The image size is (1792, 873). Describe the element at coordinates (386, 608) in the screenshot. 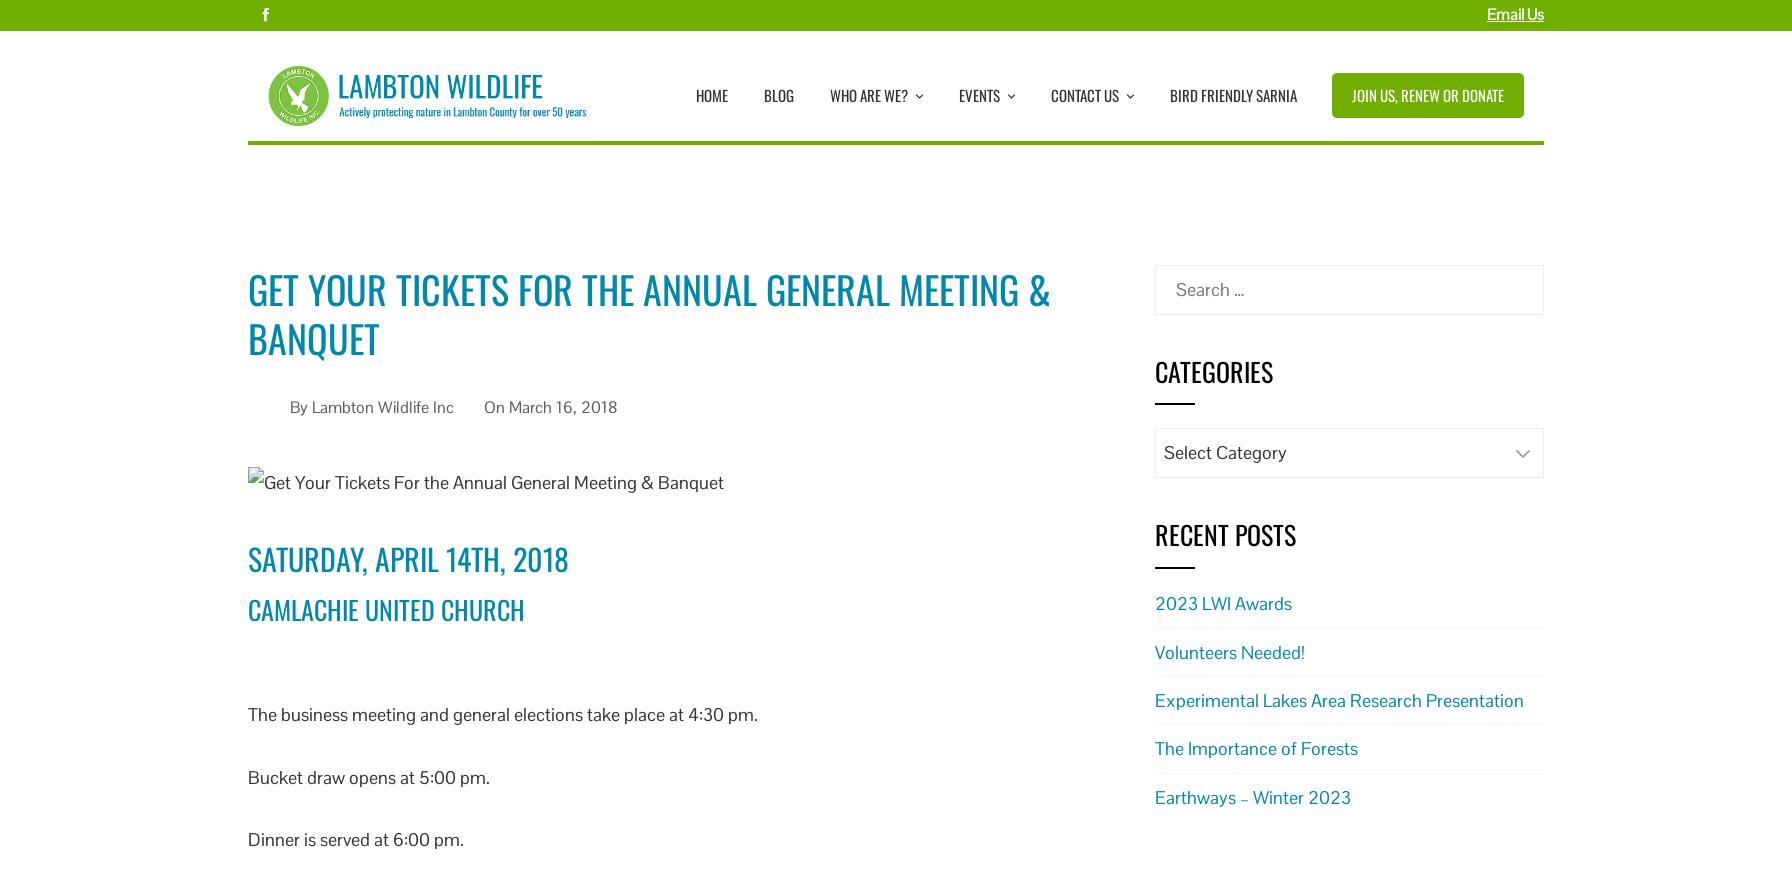

I see `'Camlachie United Church'` at that location.